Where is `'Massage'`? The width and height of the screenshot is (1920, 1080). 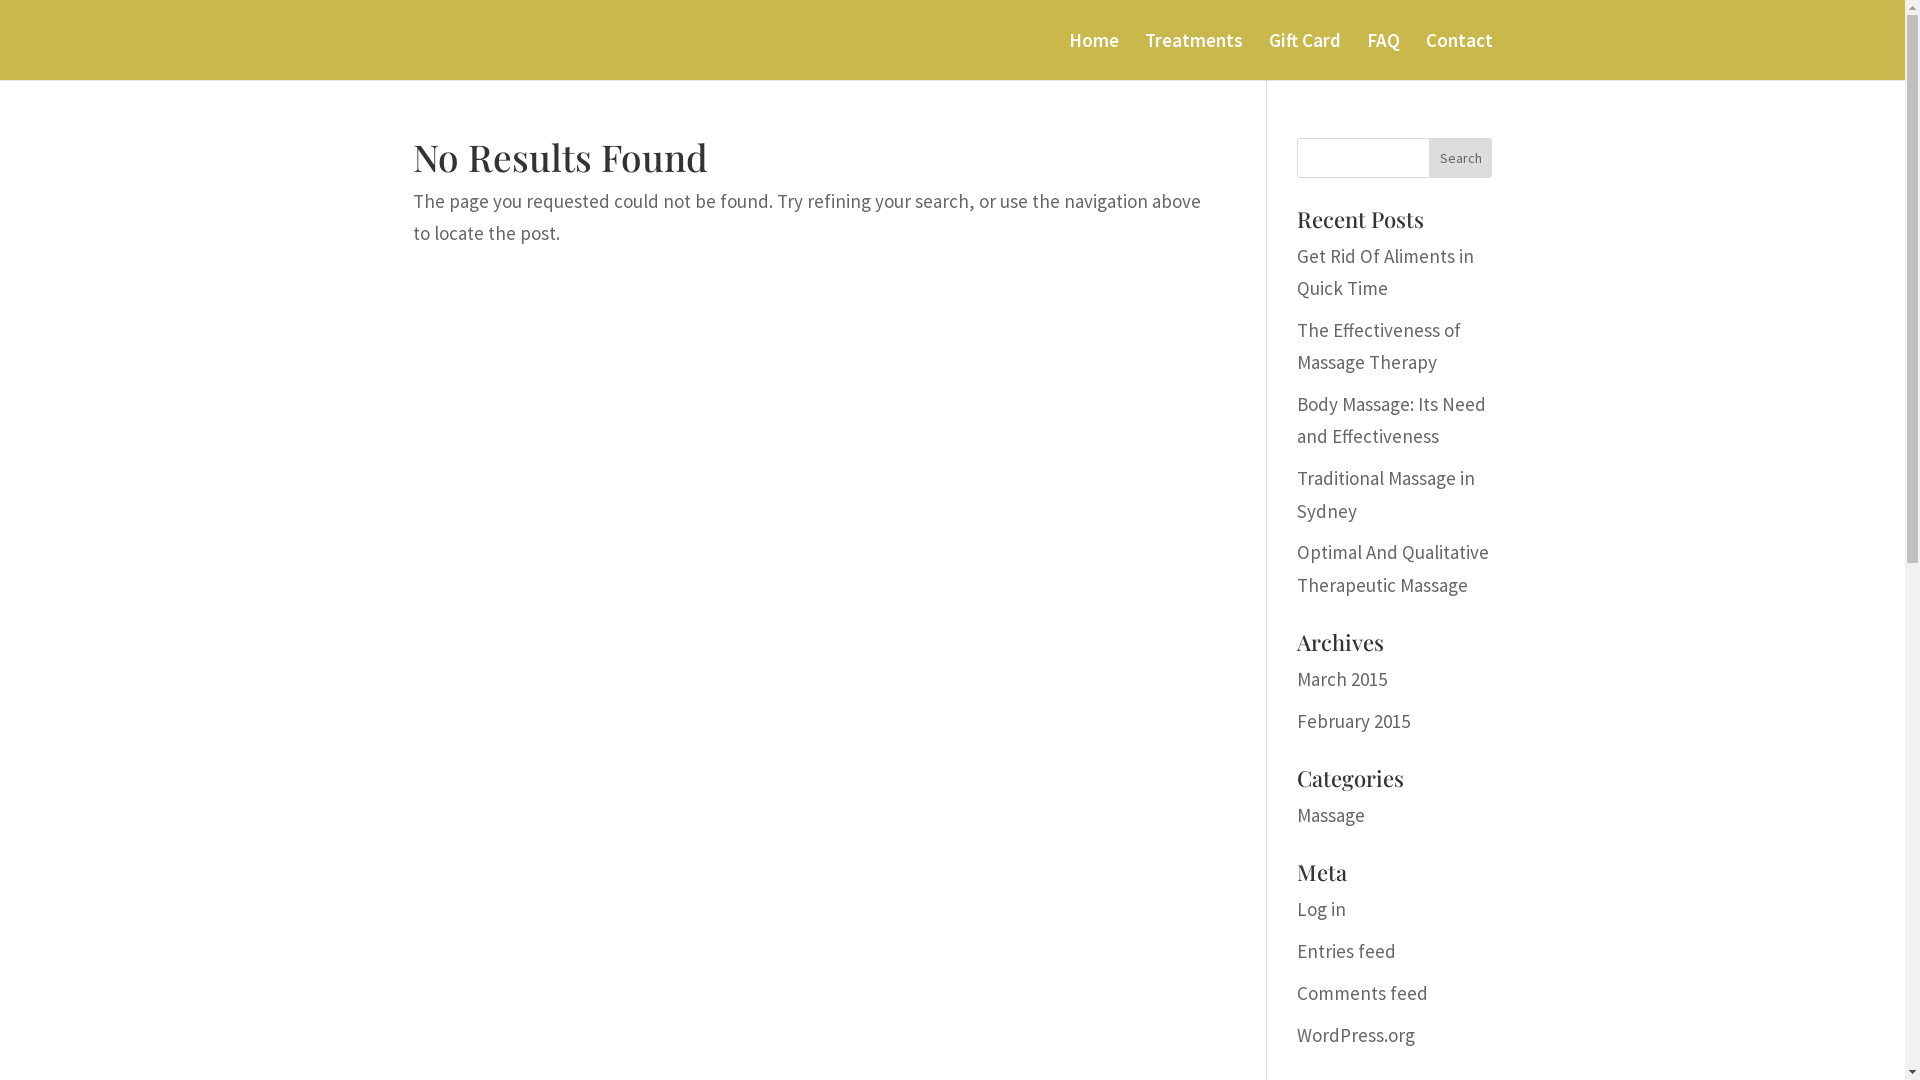 'Massage' is located at coordinates (1296, 814).